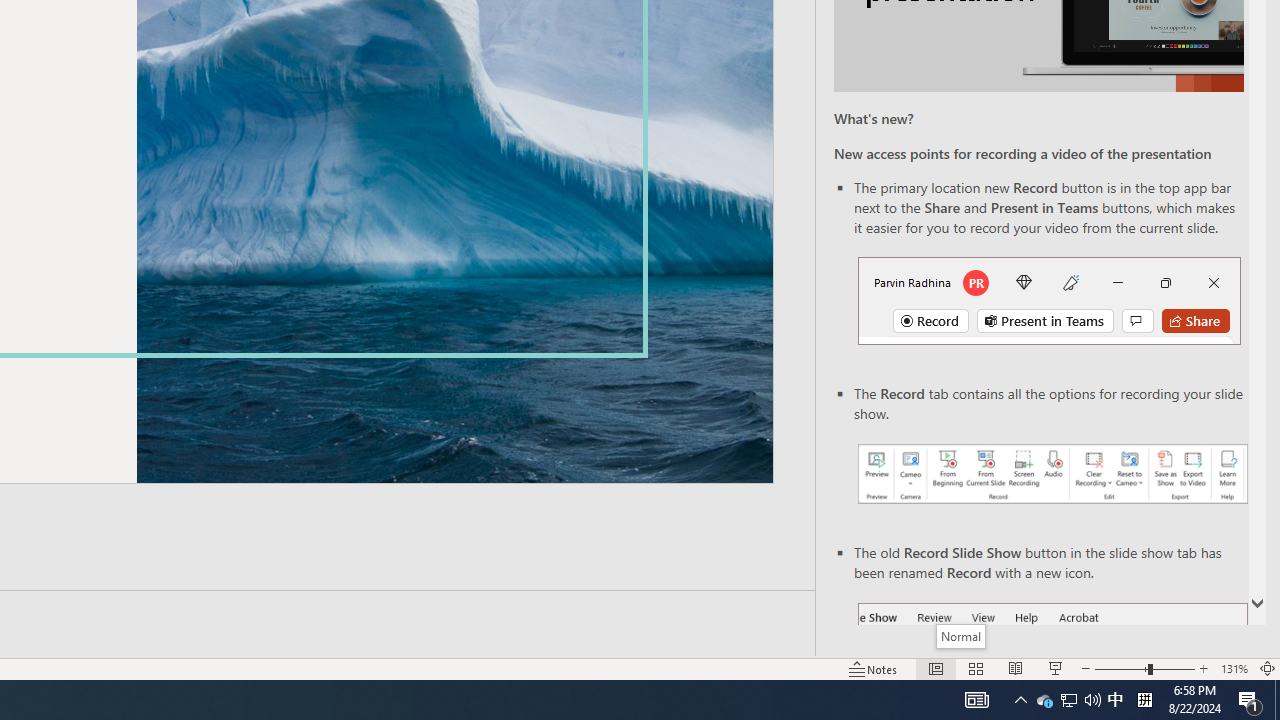 The width and height of the screenshot is (1280, 720). Describe the element at coordinates (1233, 669) in the screenshot. I see `'Zoom 131%'` at that location.